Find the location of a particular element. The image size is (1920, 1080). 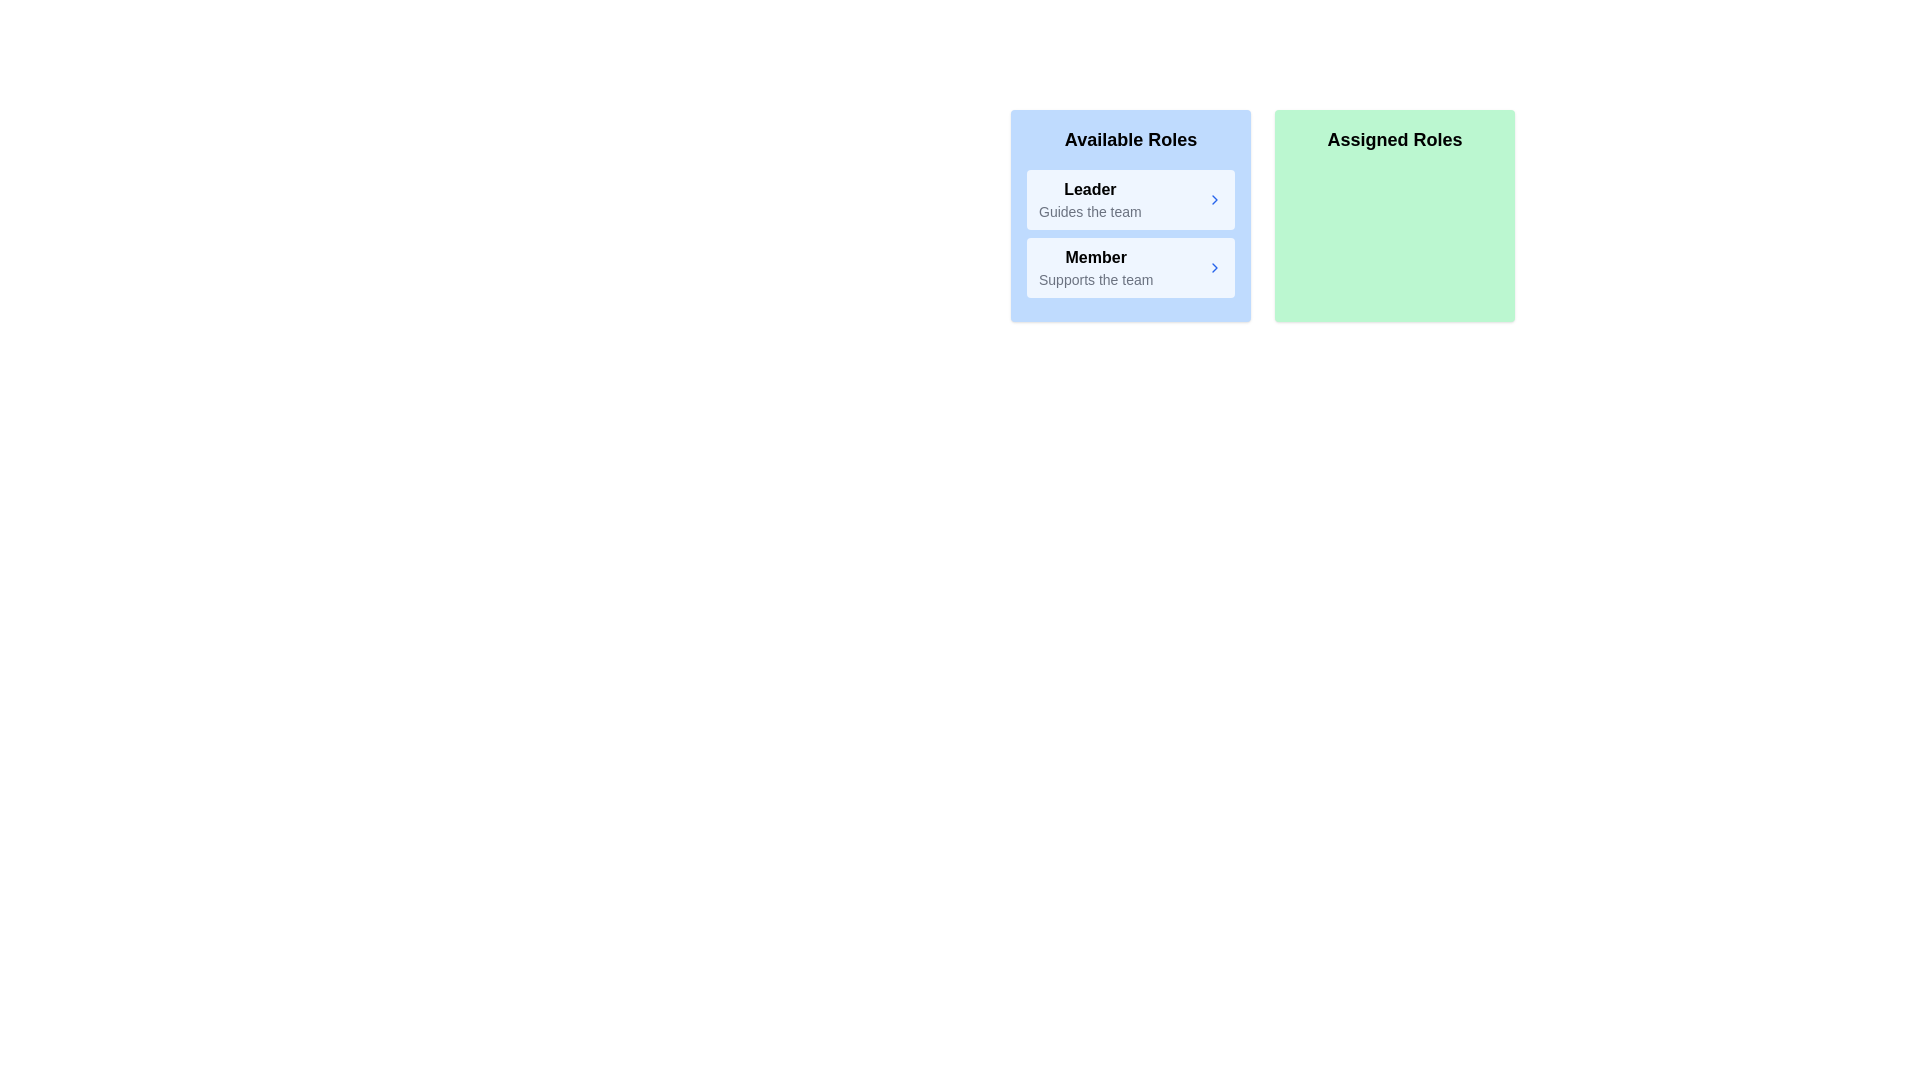

arrow button next to the role Member in the Available Roles list to assign it to the Assigned Roles list is located at coordinates (1213, 266).